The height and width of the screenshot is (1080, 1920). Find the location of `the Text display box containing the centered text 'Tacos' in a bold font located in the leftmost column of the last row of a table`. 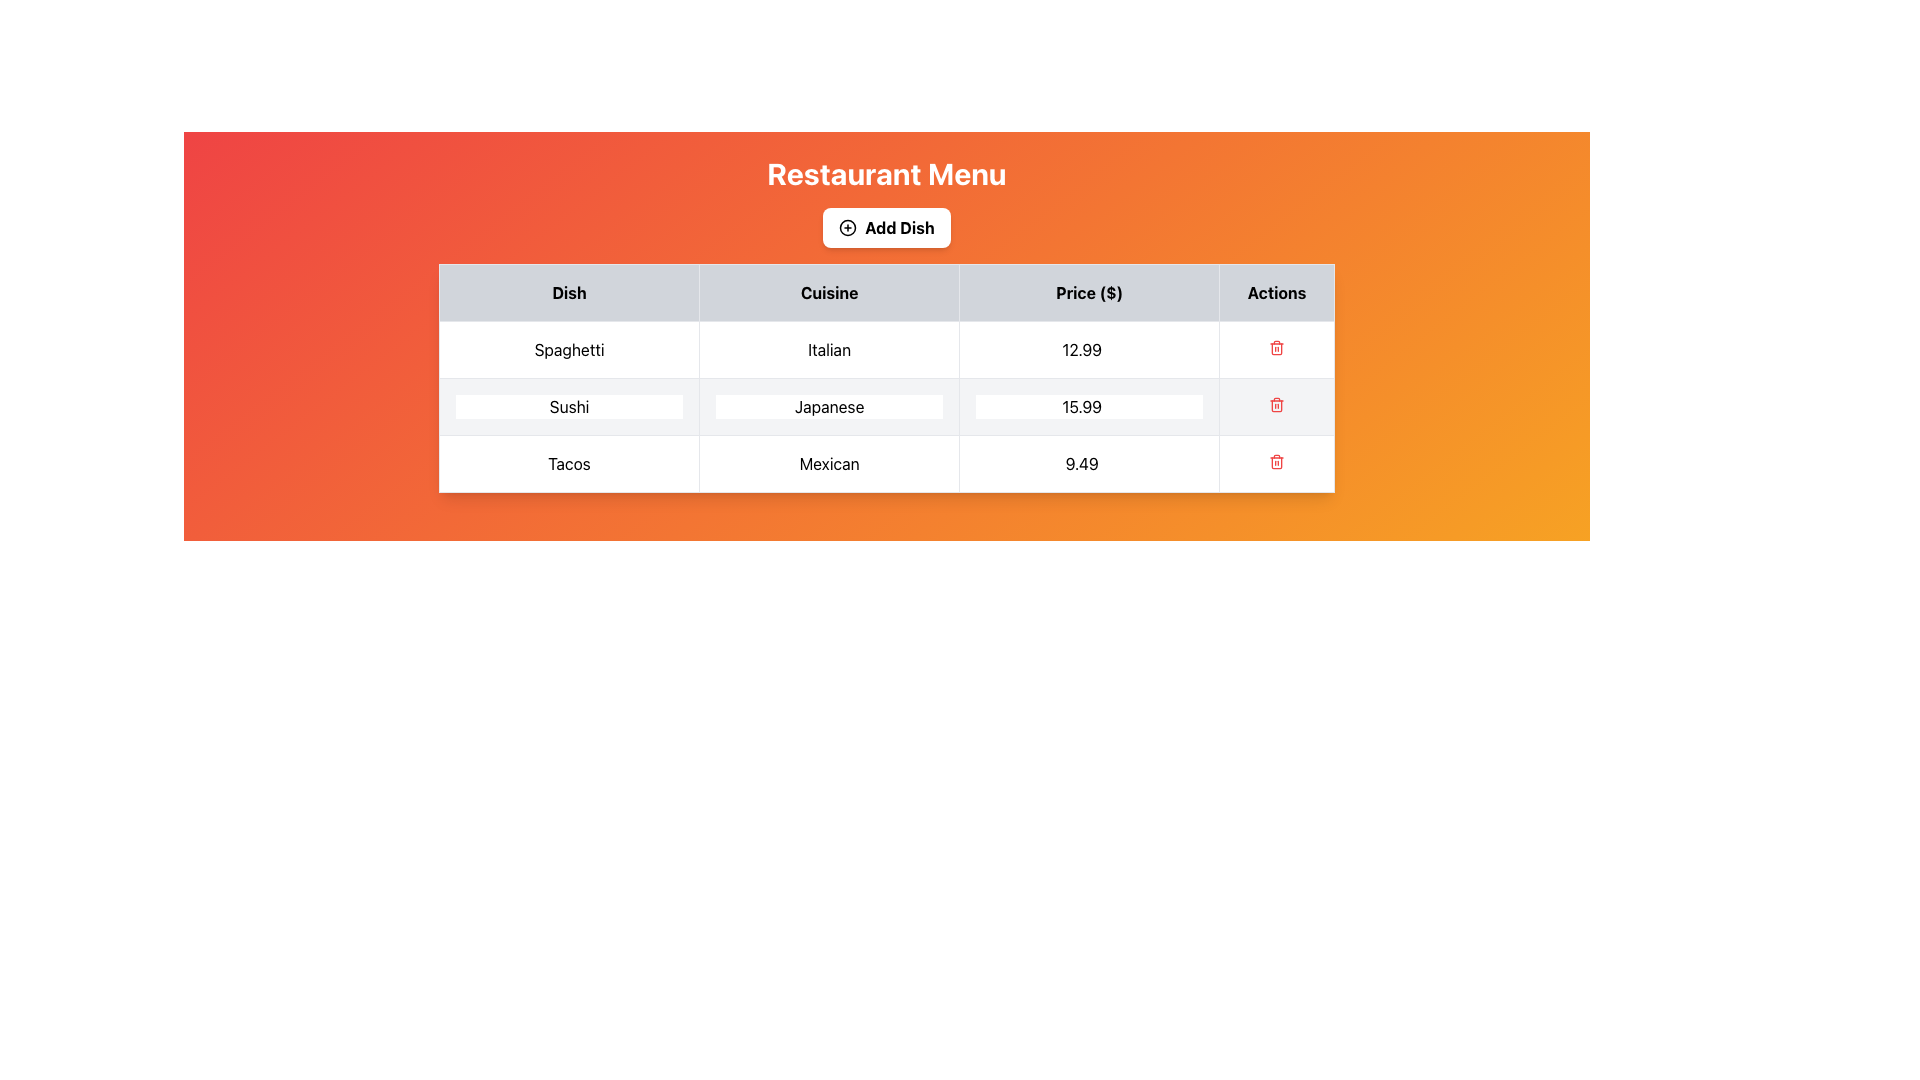

the Text display box containing the centered text 'Tacos' in a bold font located in the leftmost column of the last row of a table is located at coordinates (568, 463).